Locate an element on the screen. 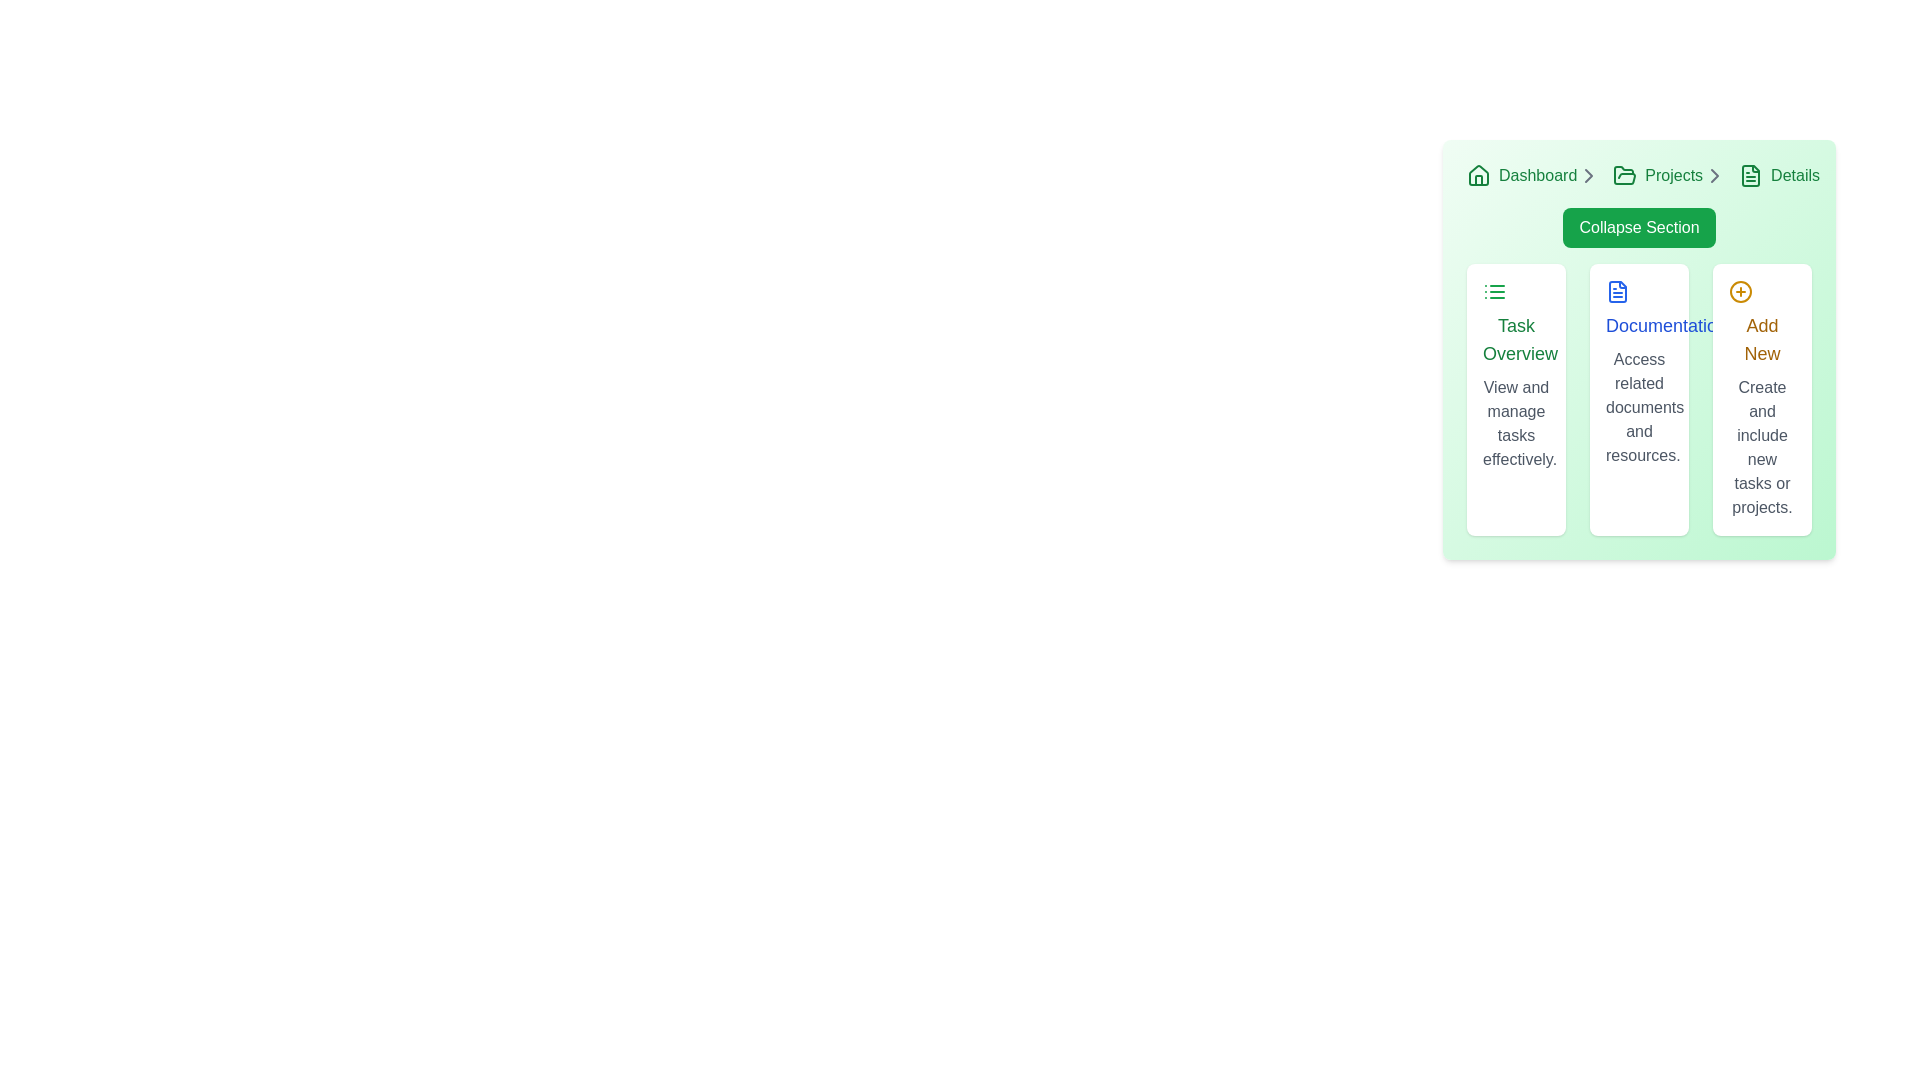  the 'Projects' breadcrumb navigation link, which is the second item in the breadcrumb navigation between 'Dashboard' and 'Details' is located at coordinates (1670, 175).